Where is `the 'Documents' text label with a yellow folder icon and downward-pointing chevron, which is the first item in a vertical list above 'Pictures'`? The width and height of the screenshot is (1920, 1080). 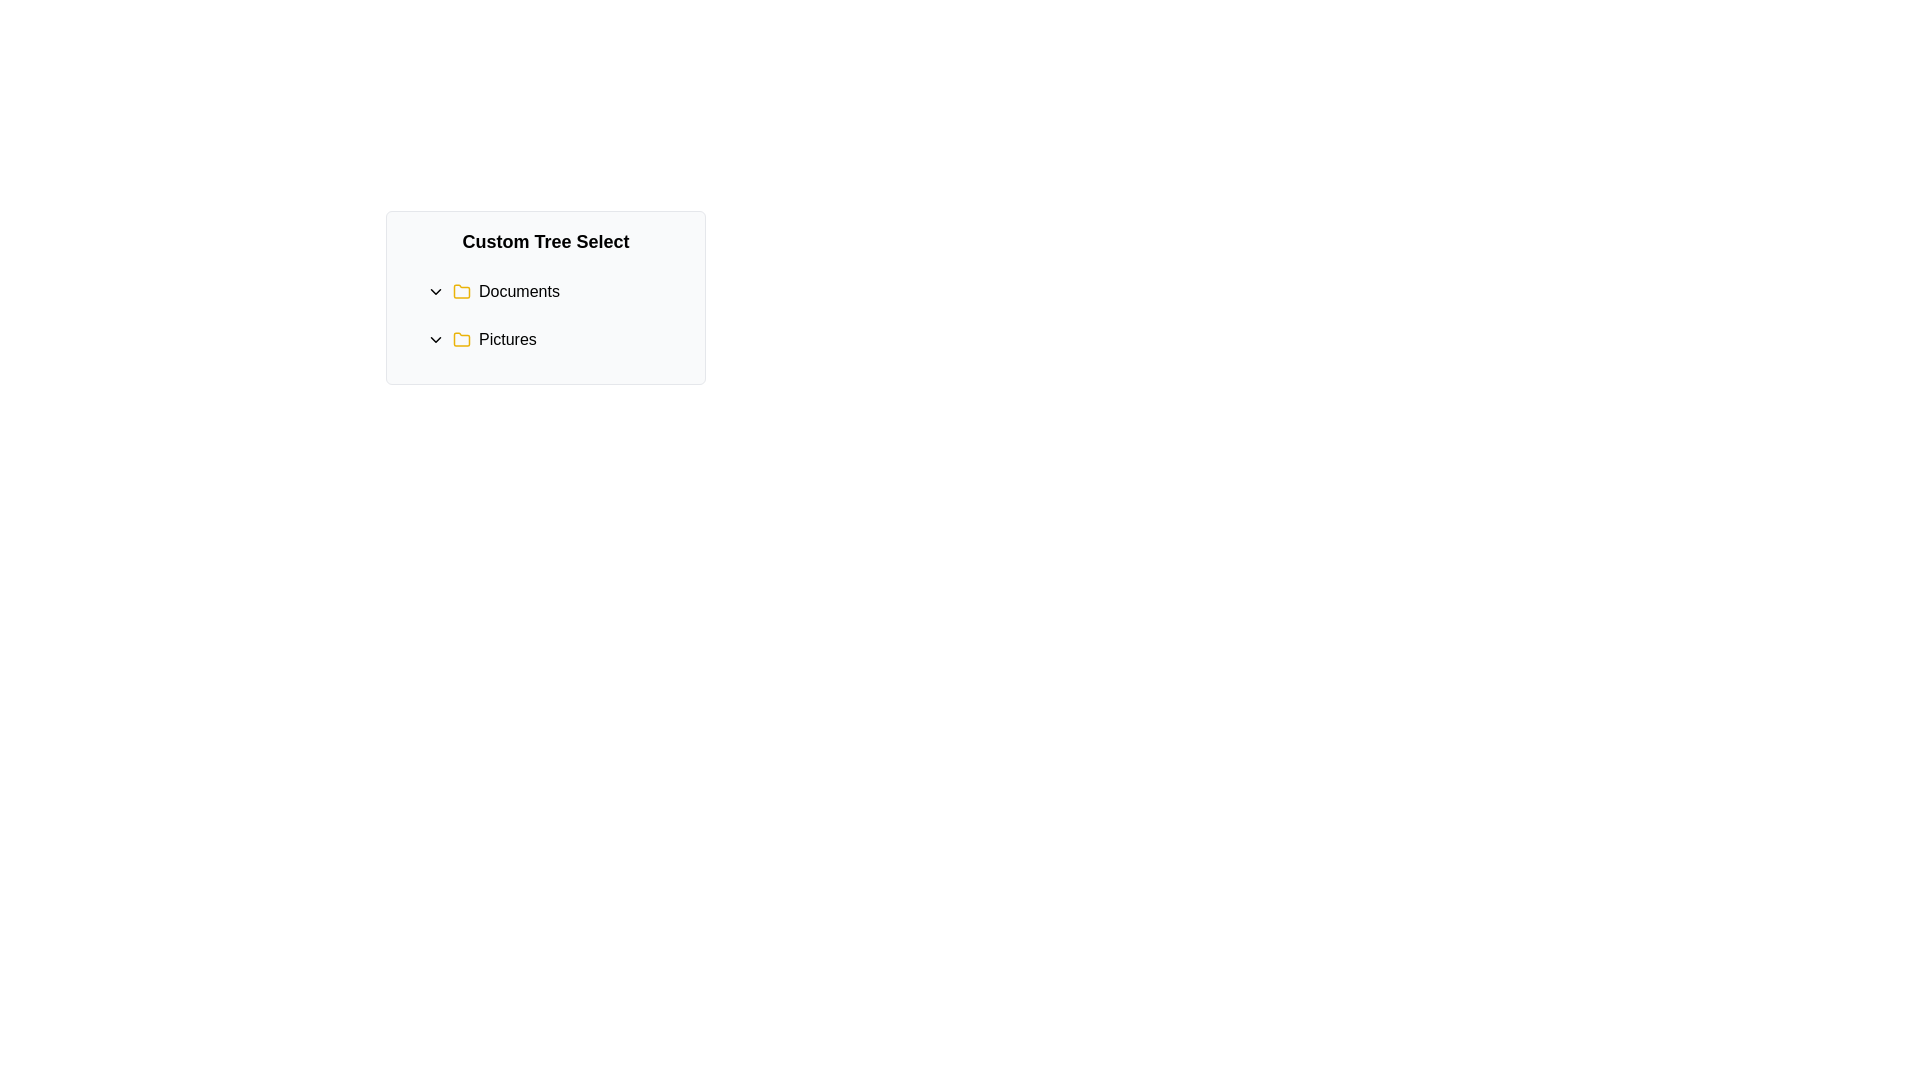 the 'Documents' text label with a yellow folder icon and downward-pointing chevron, which is the first item in a vertical list above 'Pictures' is located at coordinates (553, 292).